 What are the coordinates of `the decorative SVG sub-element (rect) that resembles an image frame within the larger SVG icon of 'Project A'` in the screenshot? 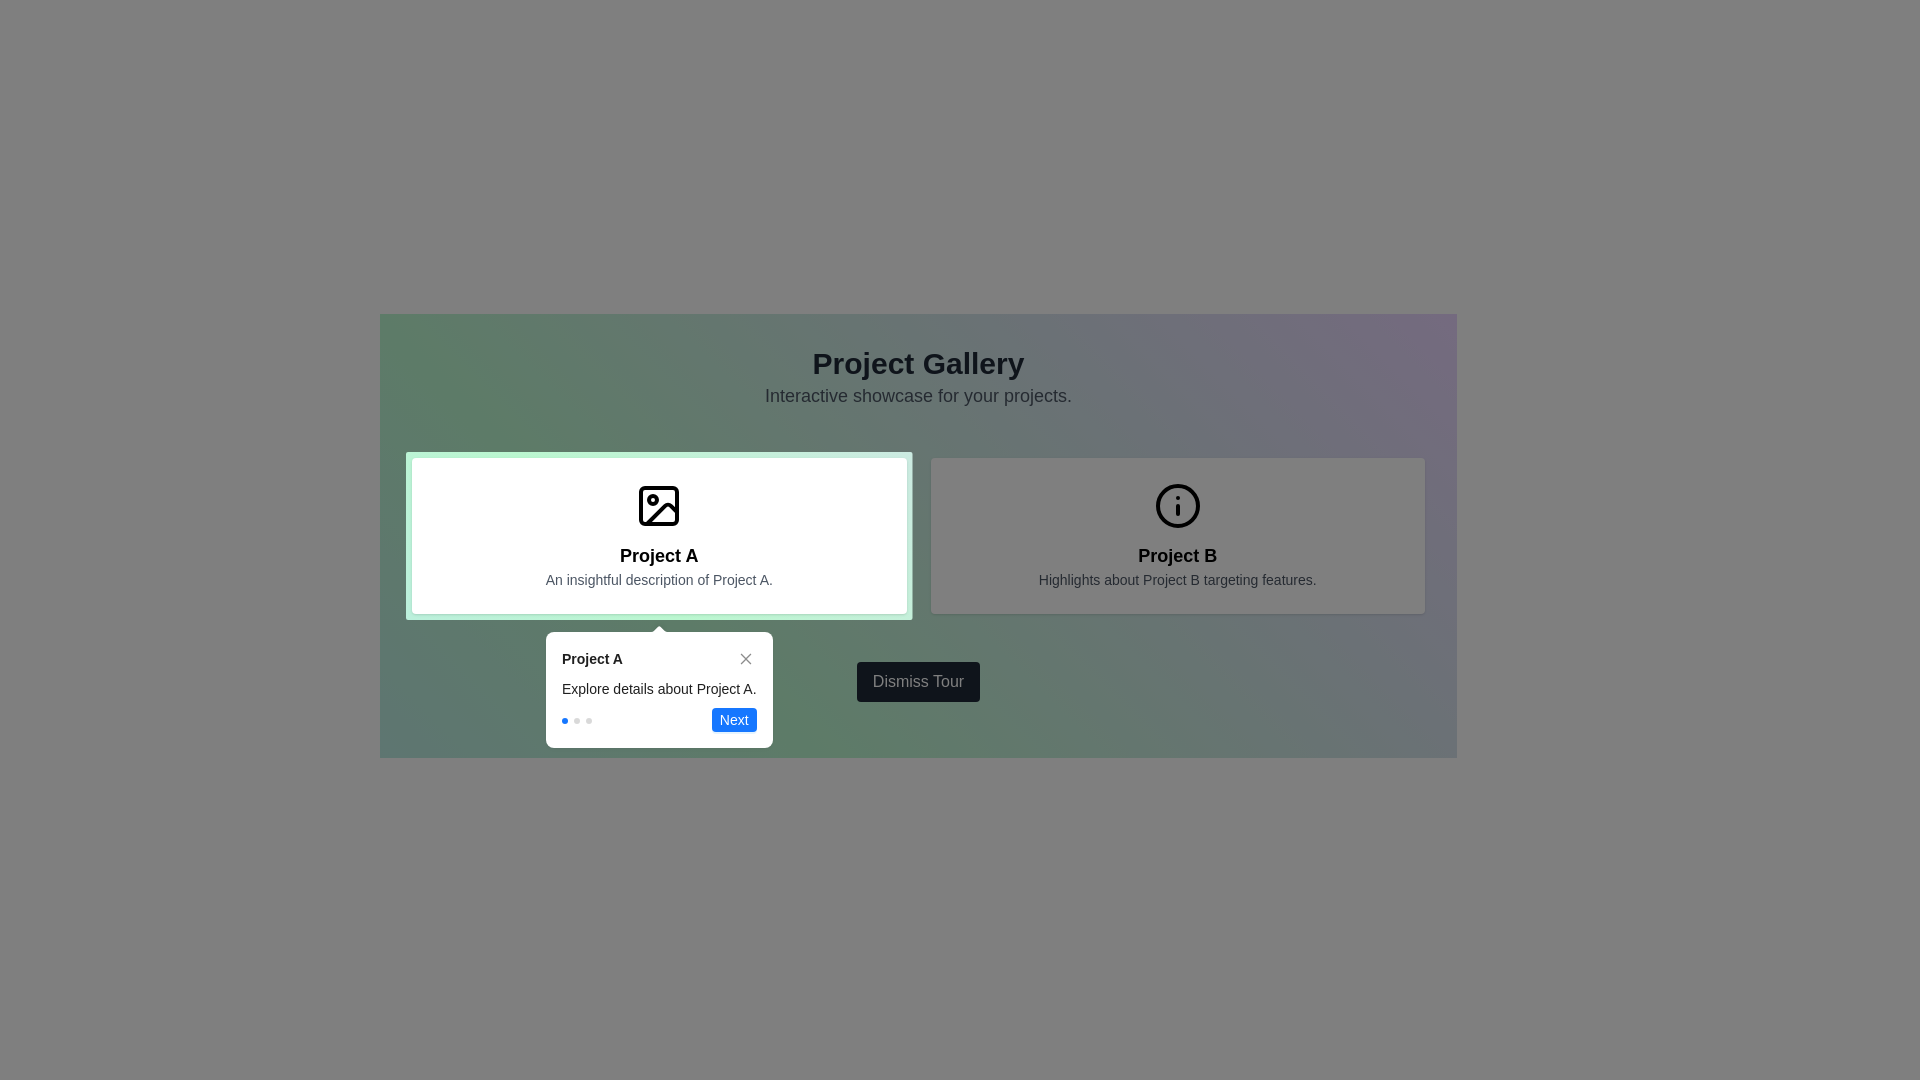 It's located at (659, 504).